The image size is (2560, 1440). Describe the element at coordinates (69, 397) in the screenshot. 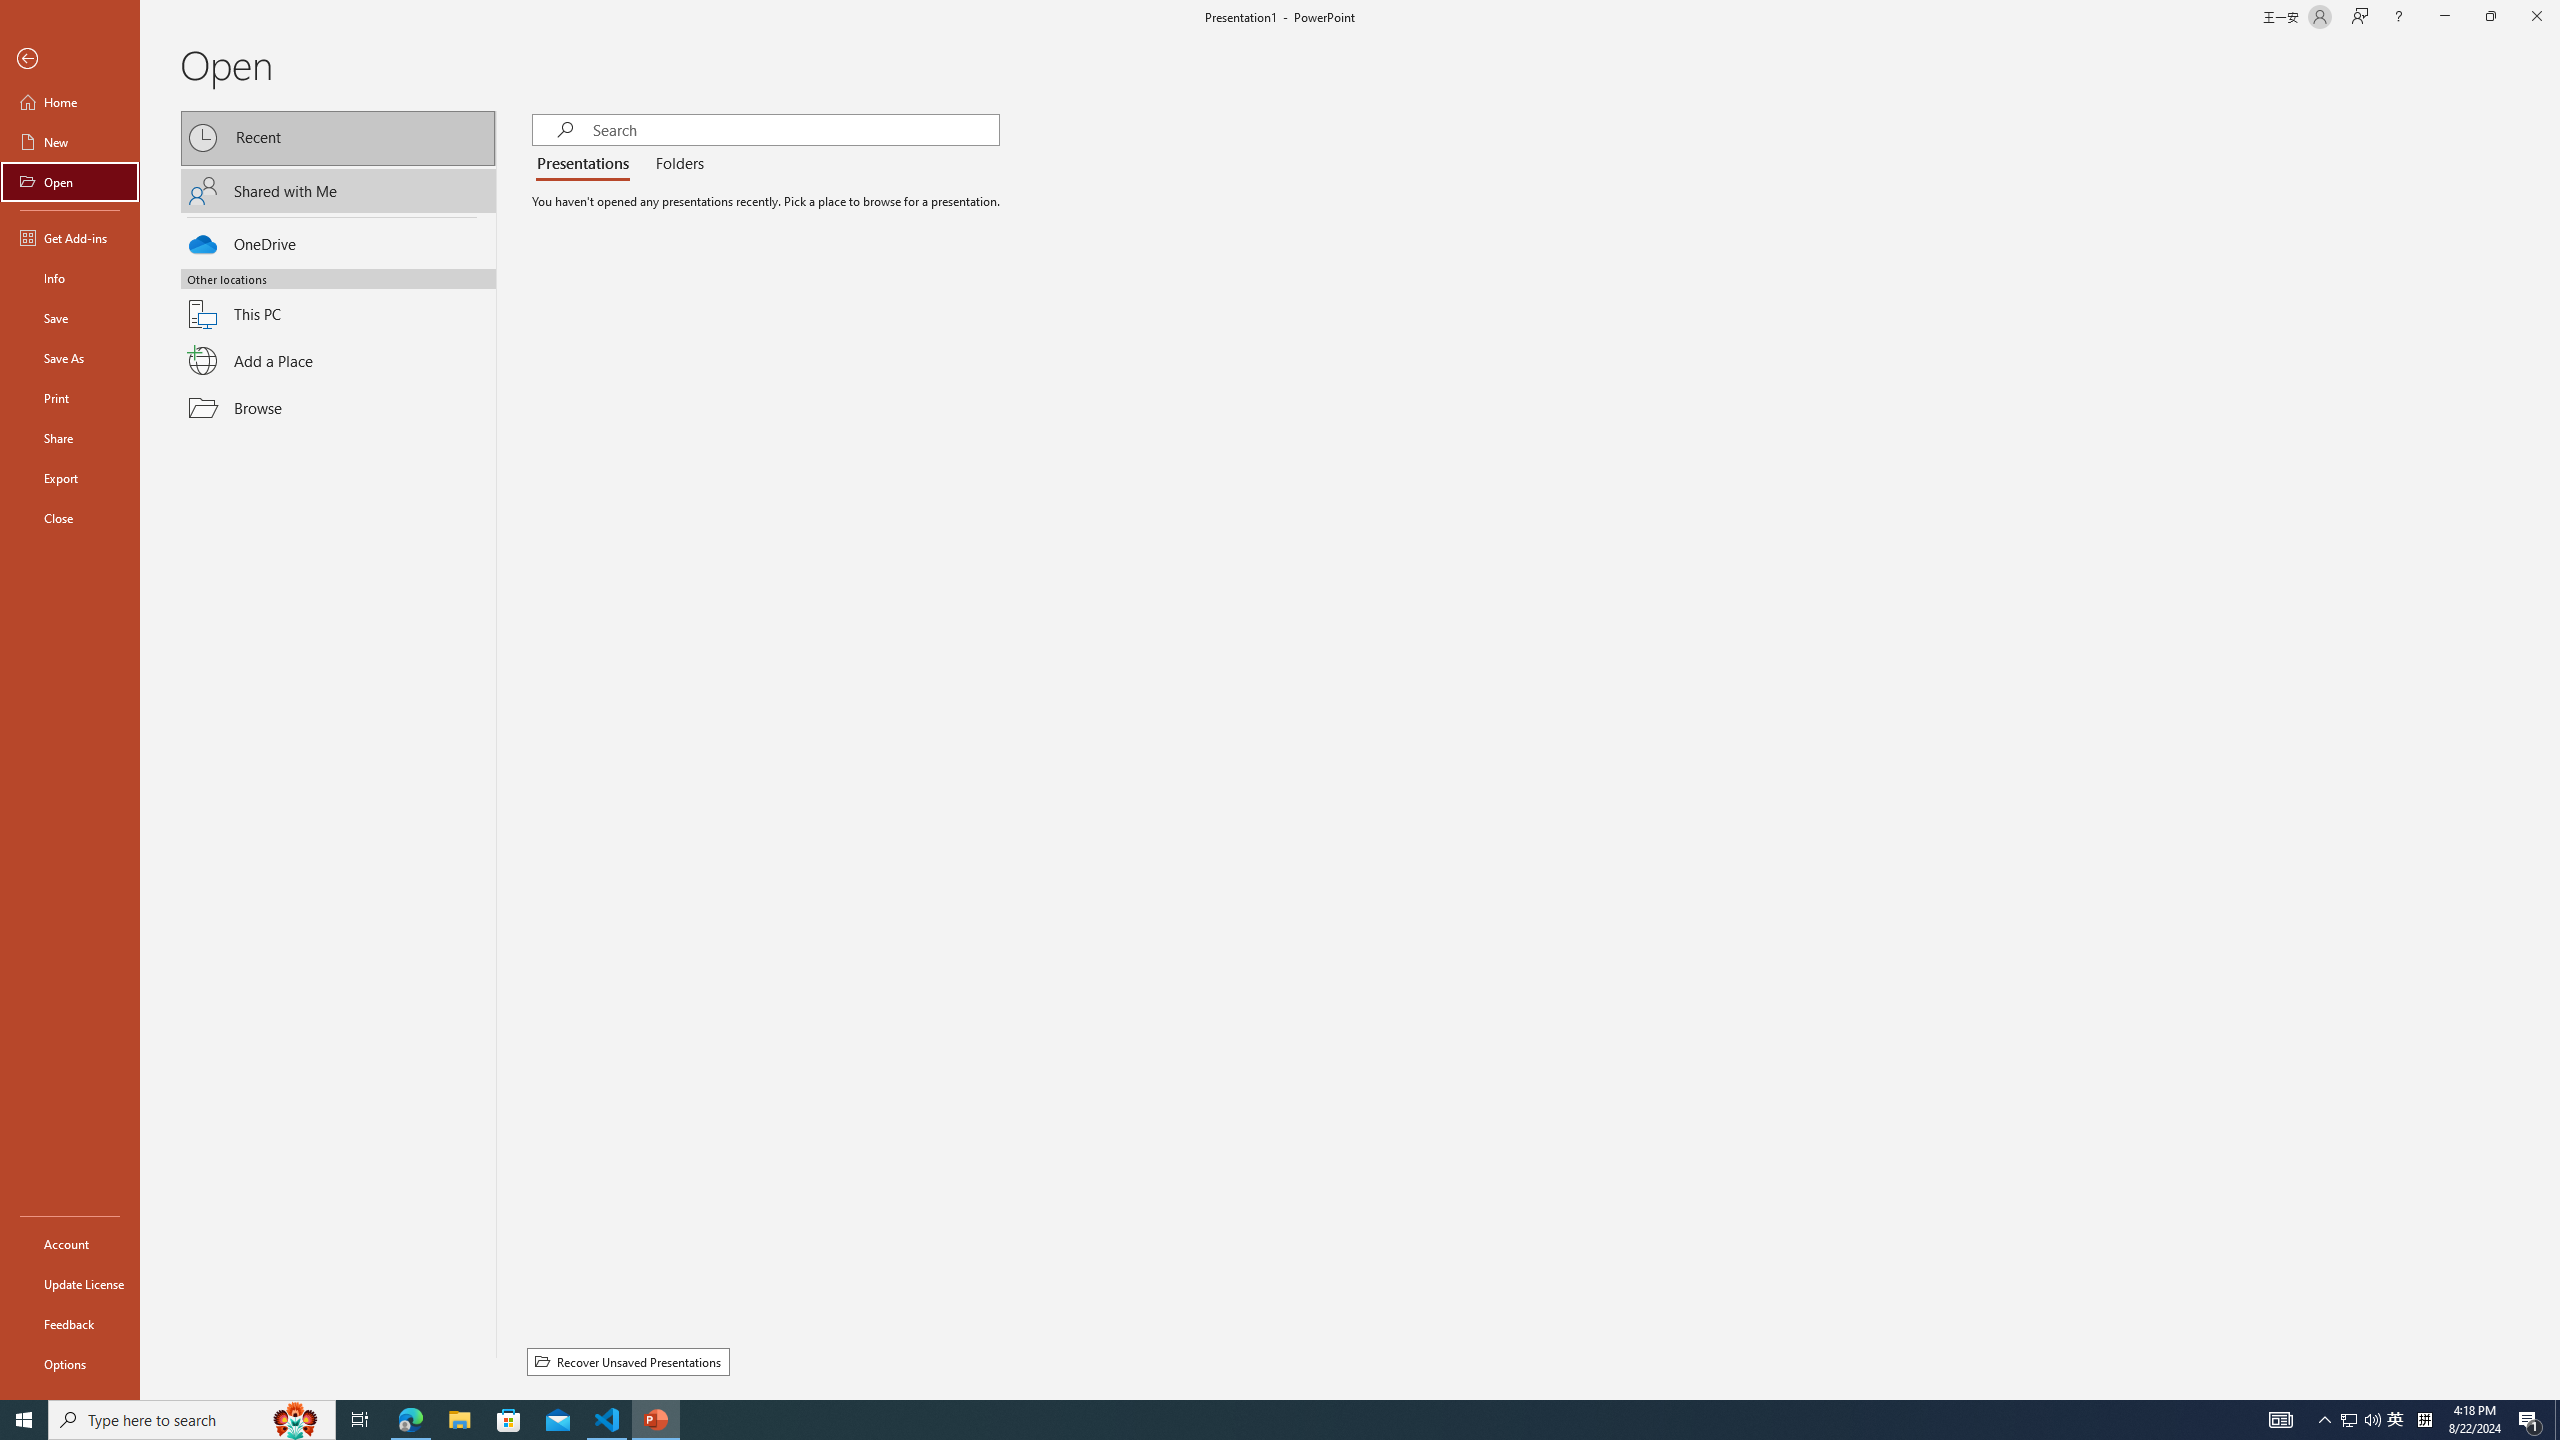

I see `'Print'` at that location.